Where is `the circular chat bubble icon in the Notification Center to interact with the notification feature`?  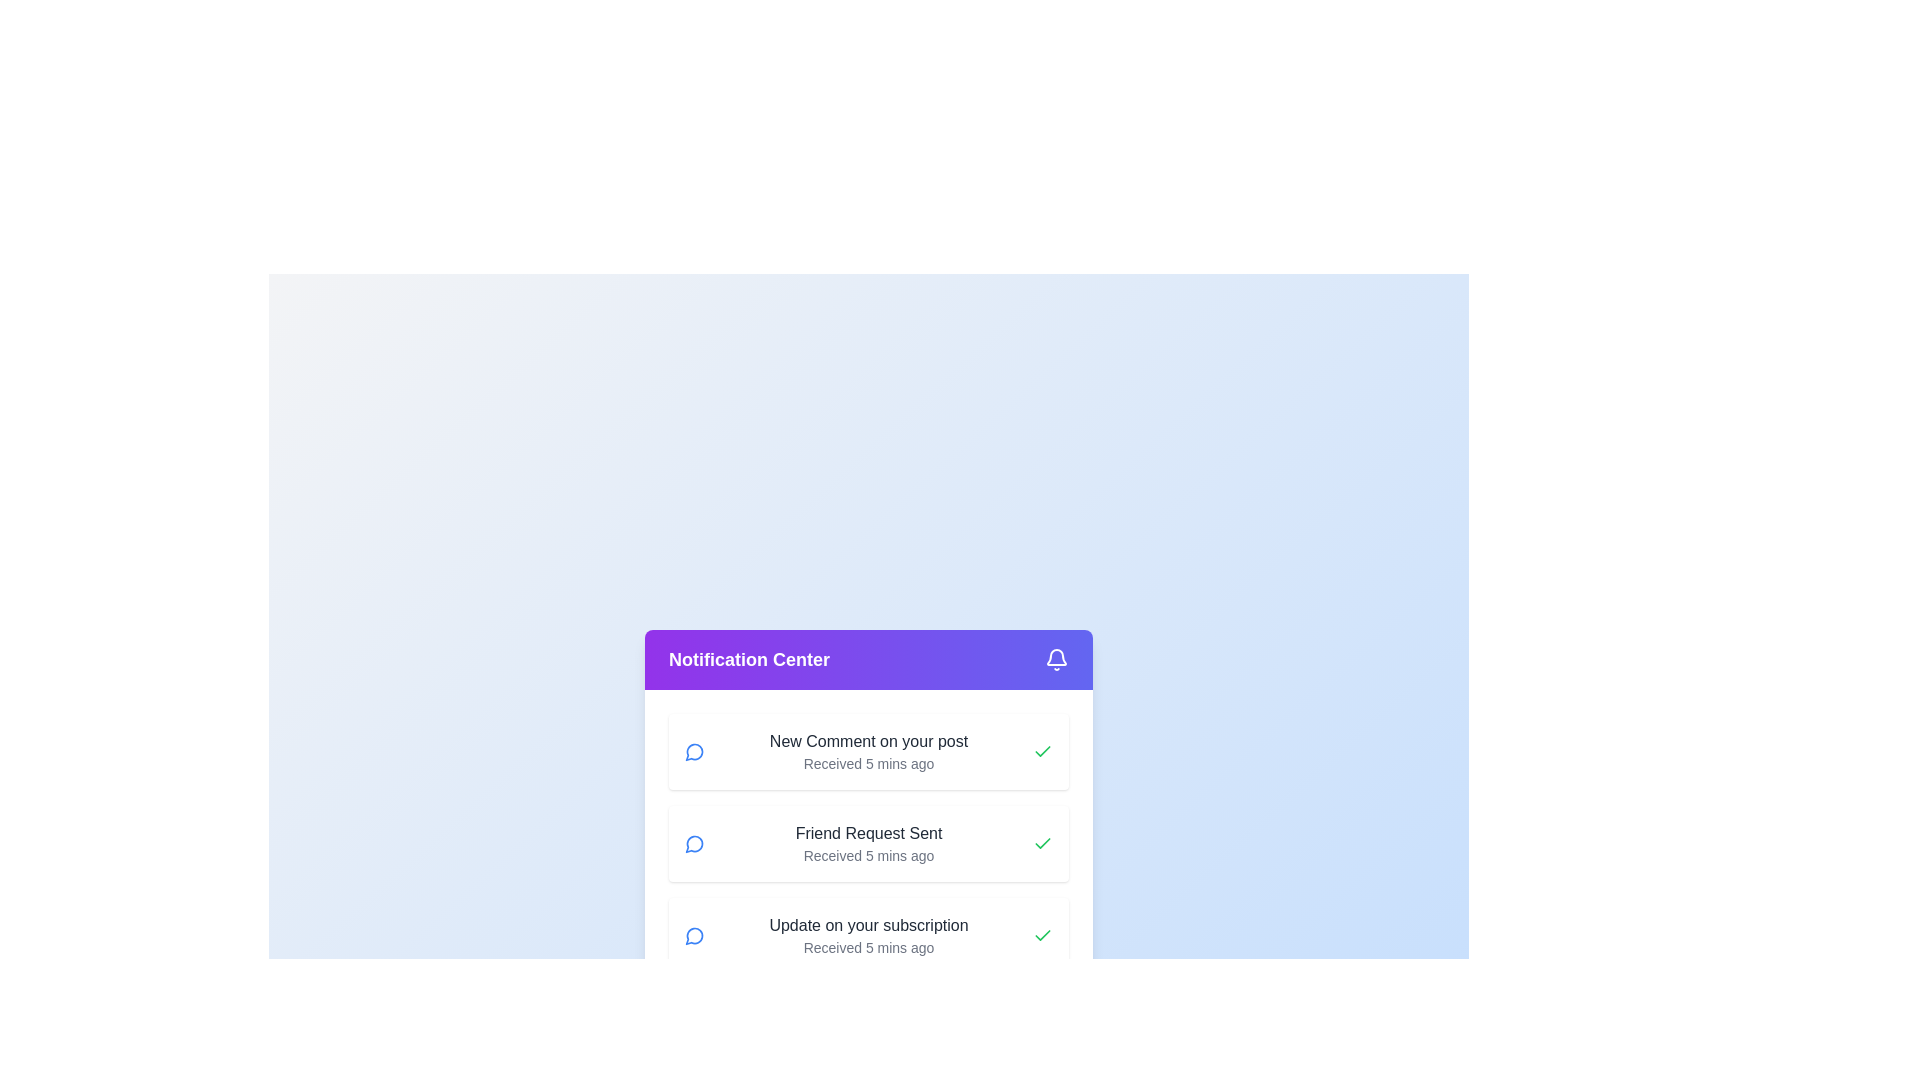 the circular chat bubble icon in the Notification Center to interact with the notification feature is located at coordinates (694, 844).